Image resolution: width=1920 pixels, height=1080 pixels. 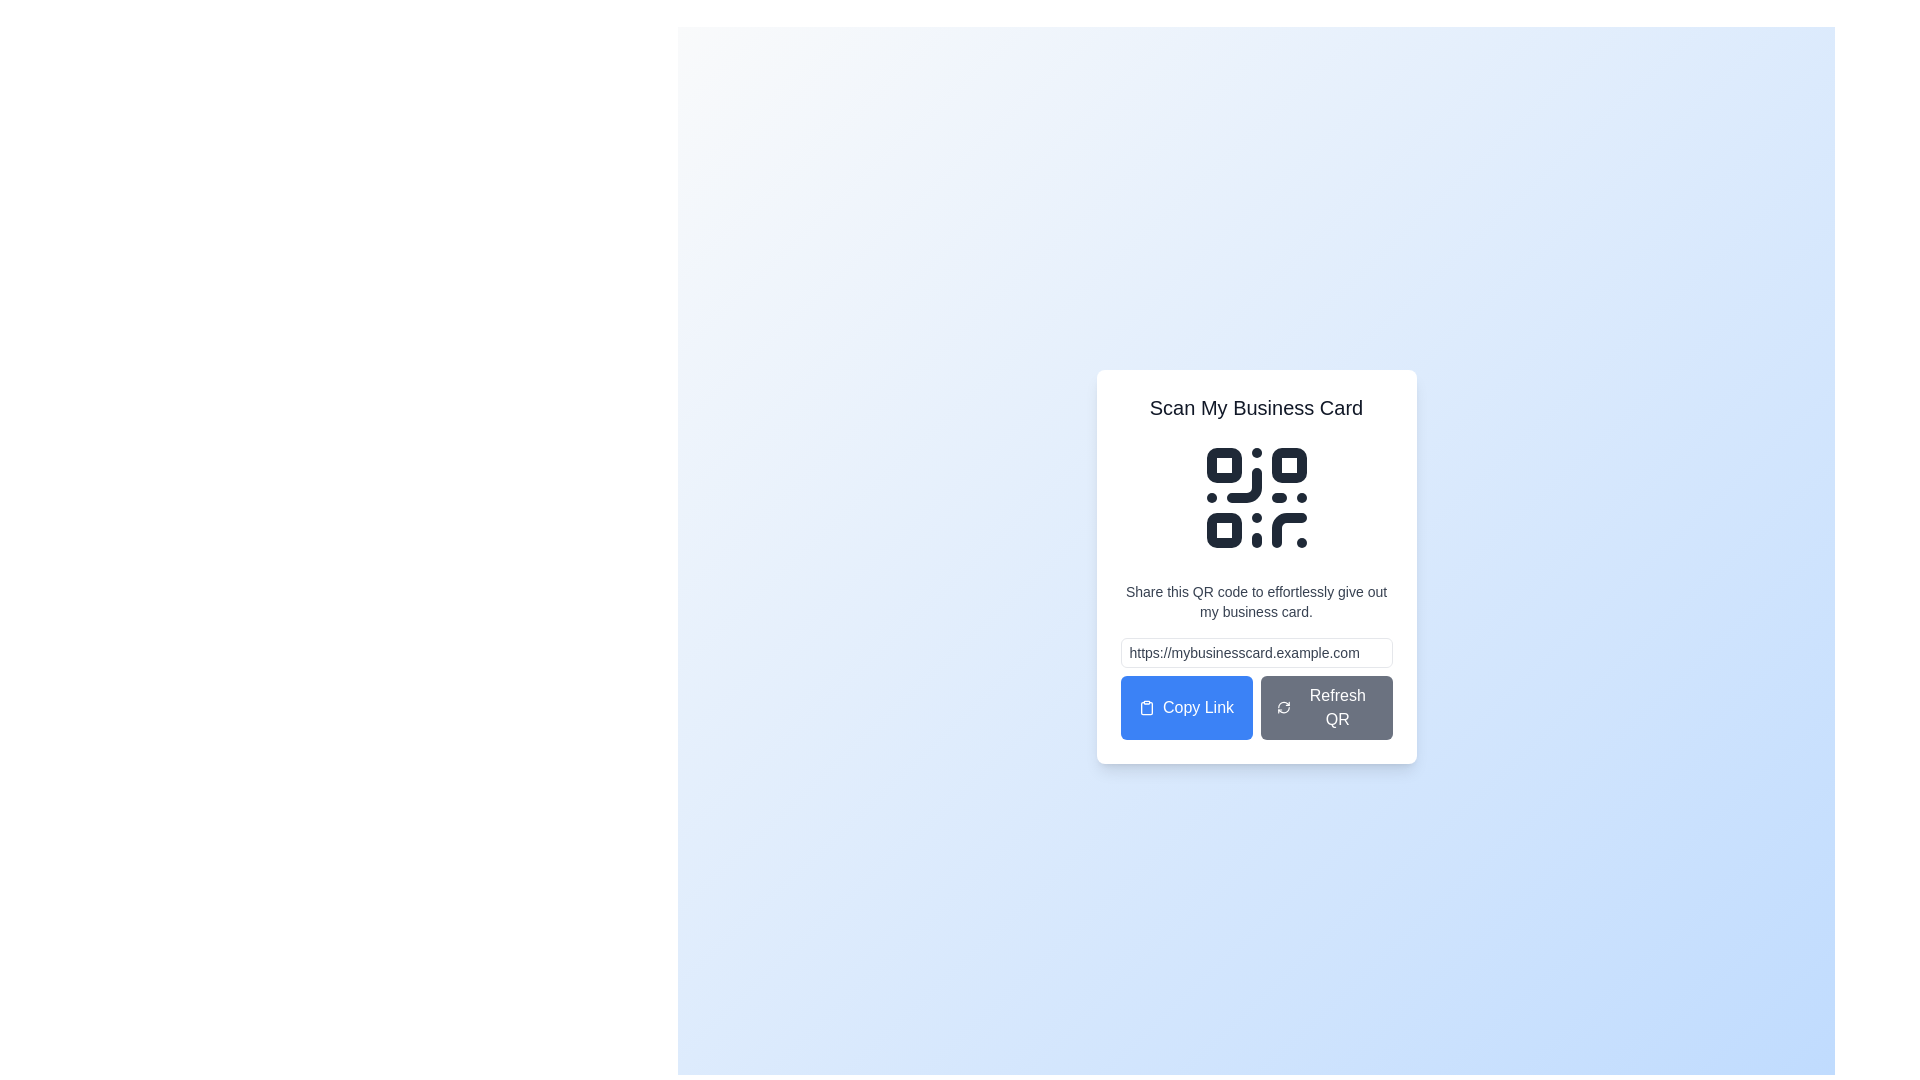 I want to click on the third square graphical icon element located at the bottom-left of the QR code graphic, so click(x=1223, y=529).